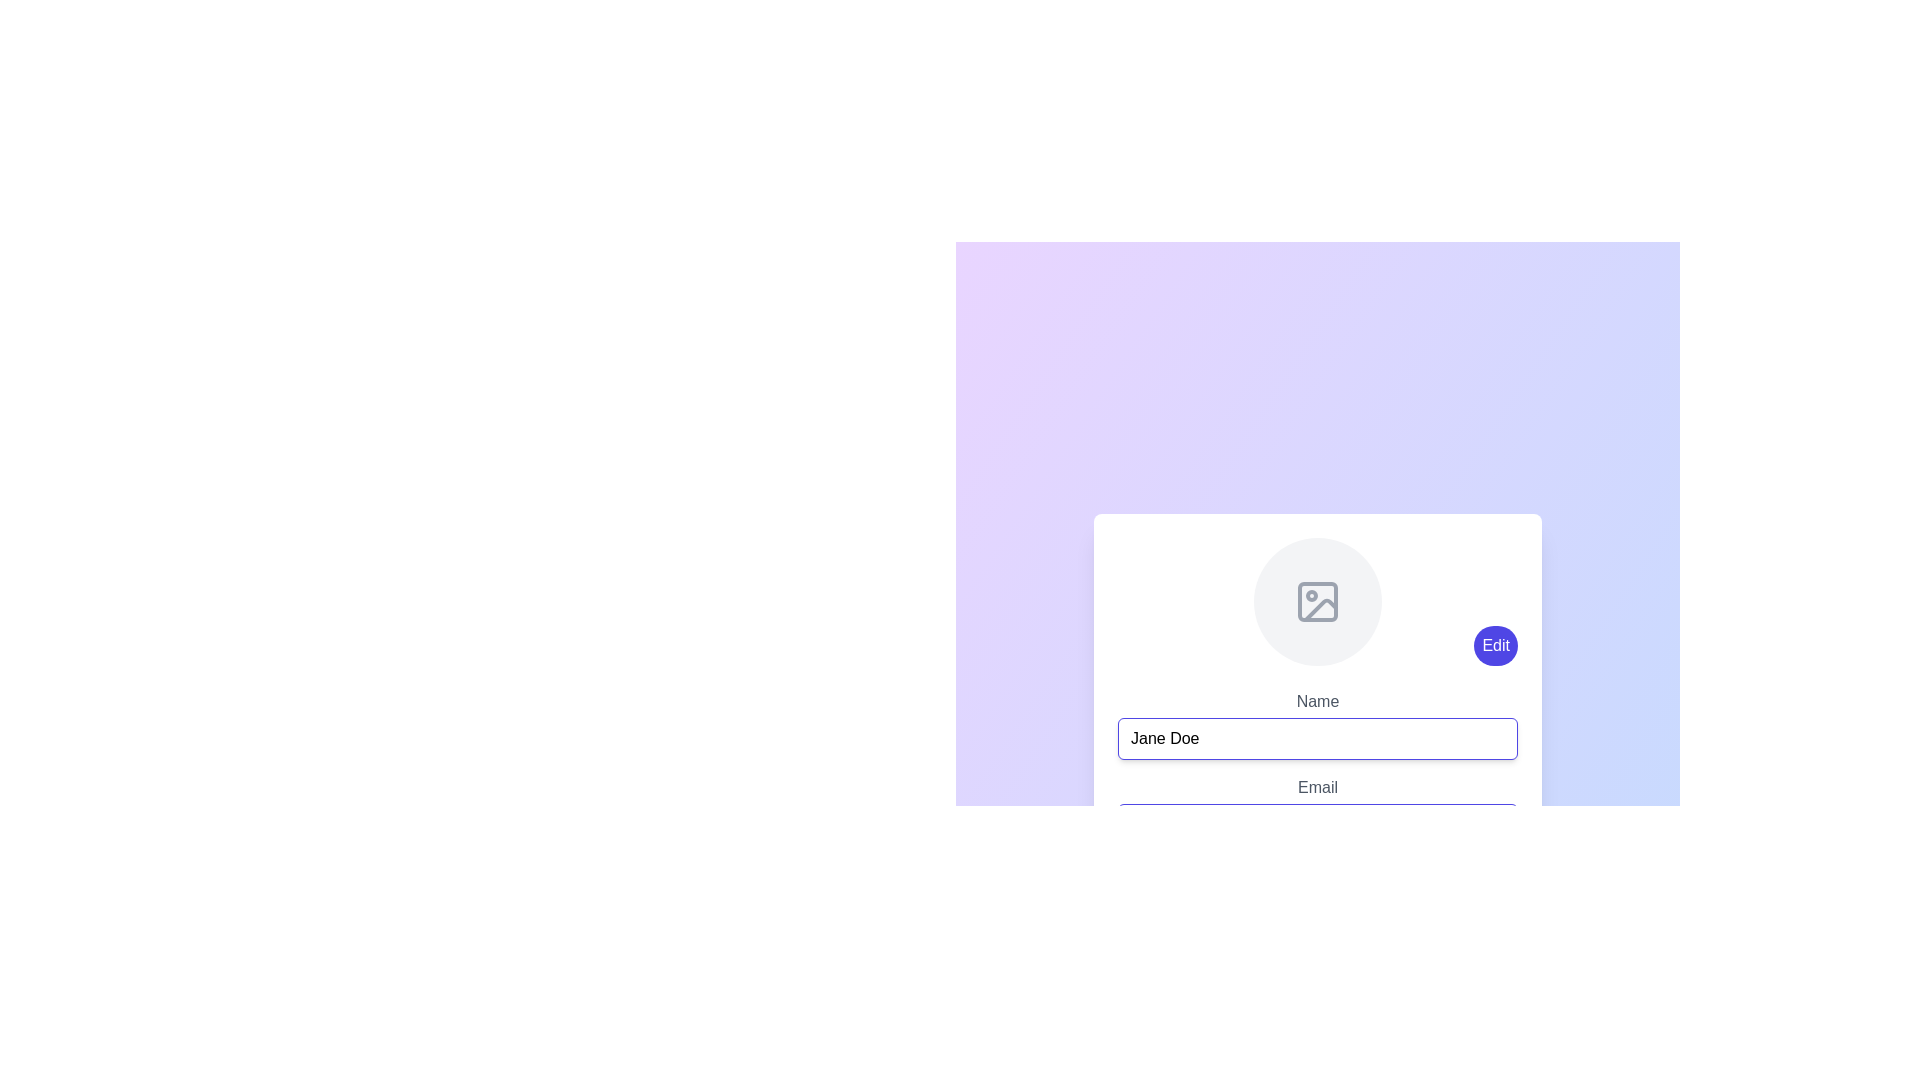 The height and width of the screenshot is (1080, 1920). I want to click on the rounded 'Edit' button with white text on an indigo background located at the bottom-right corner of the user profile layout, so click(1496, 644).